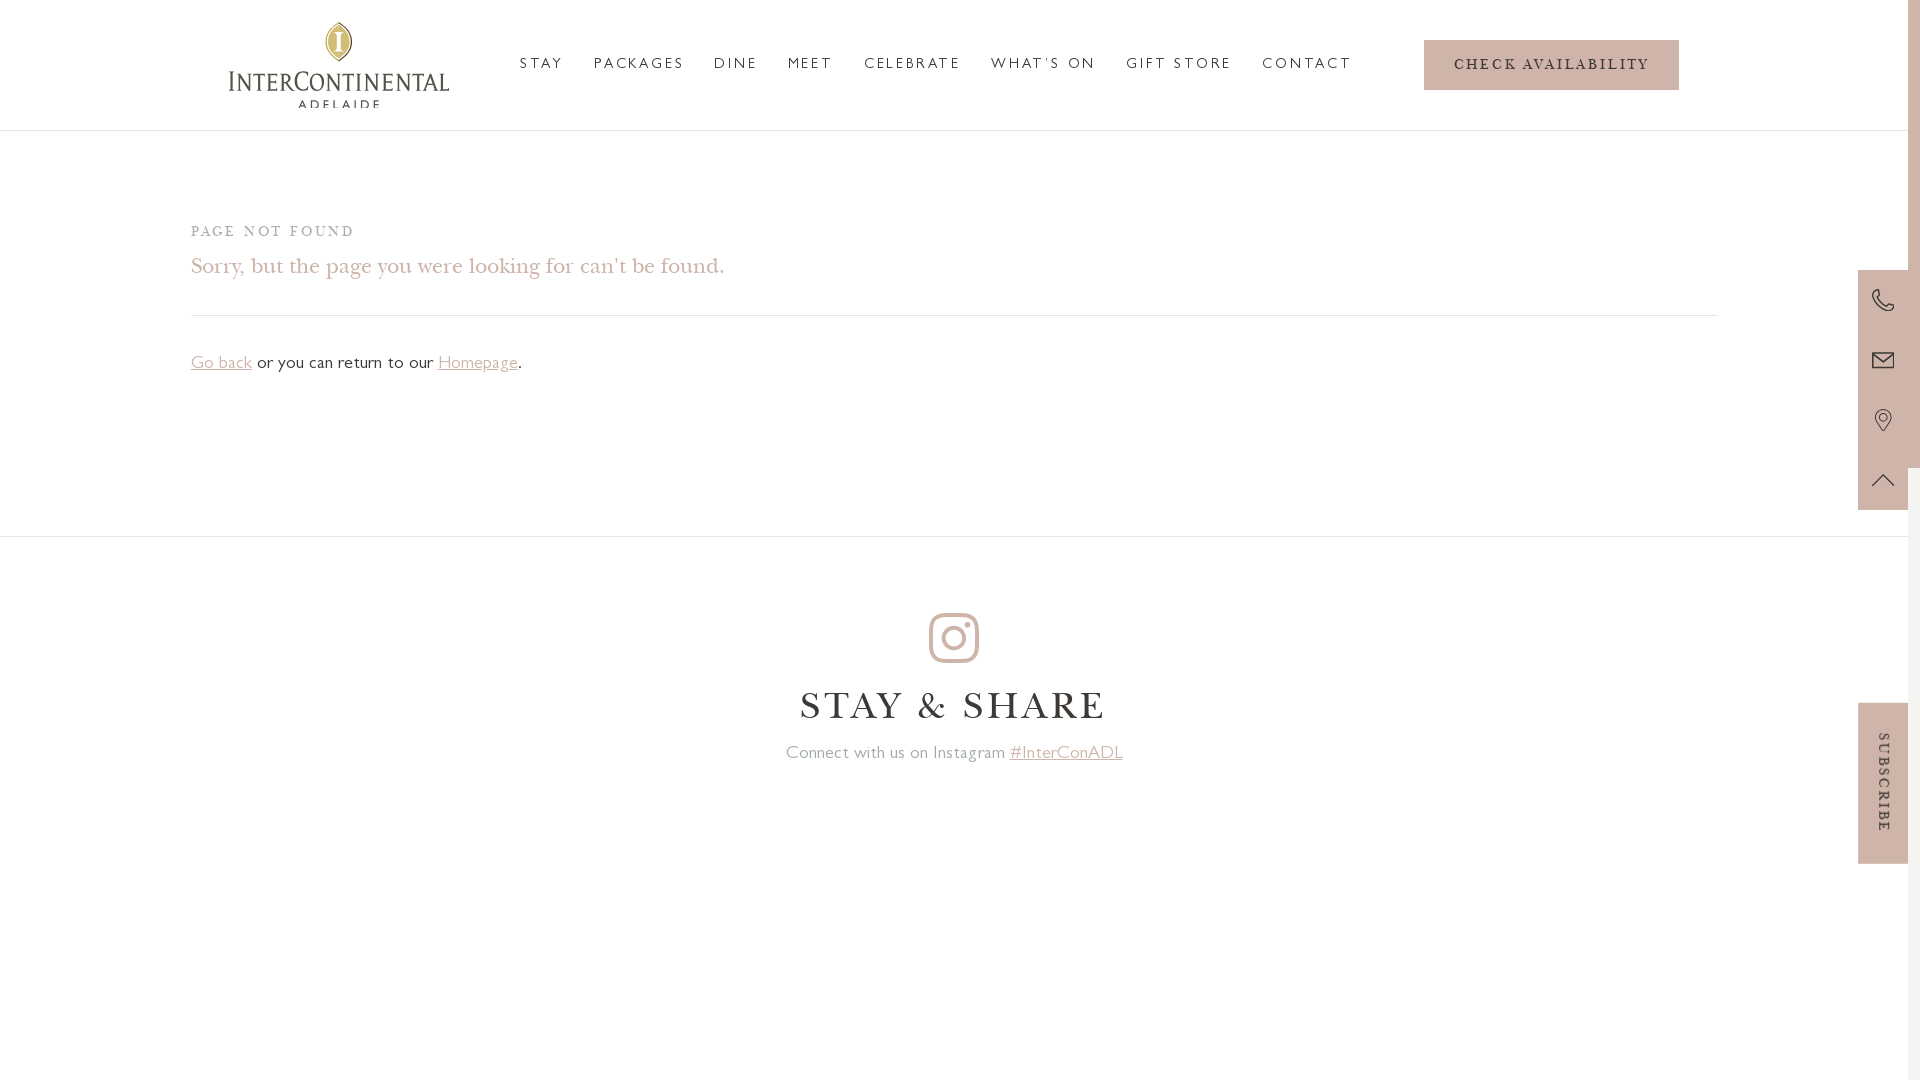 The image size is (1920, 1080). Describe the element at coordinates (1550, 64) in the screenshot. I see `'CHECK AVAILABILITY'` at that location.